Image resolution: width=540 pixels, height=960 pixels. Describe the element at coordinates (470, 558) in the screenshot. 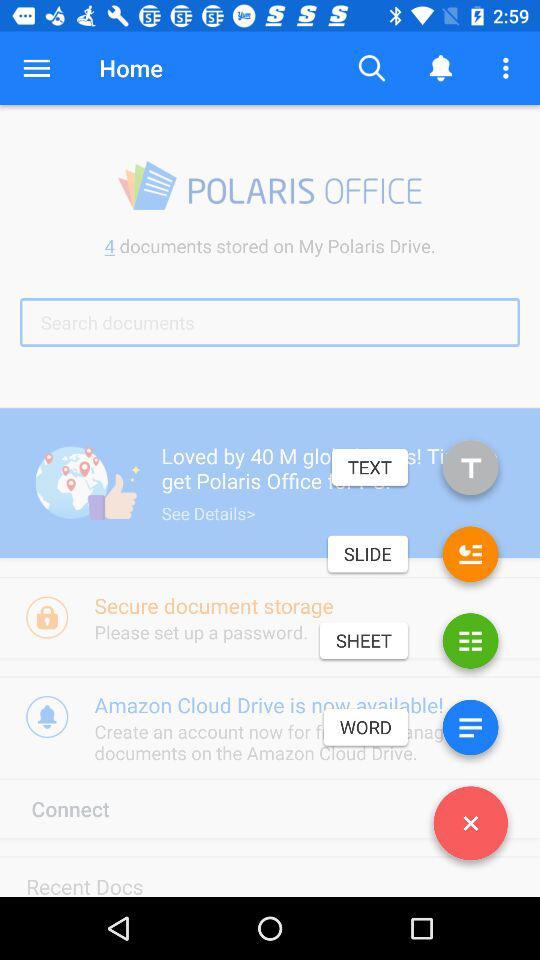

I see `a slideshow` at that location.